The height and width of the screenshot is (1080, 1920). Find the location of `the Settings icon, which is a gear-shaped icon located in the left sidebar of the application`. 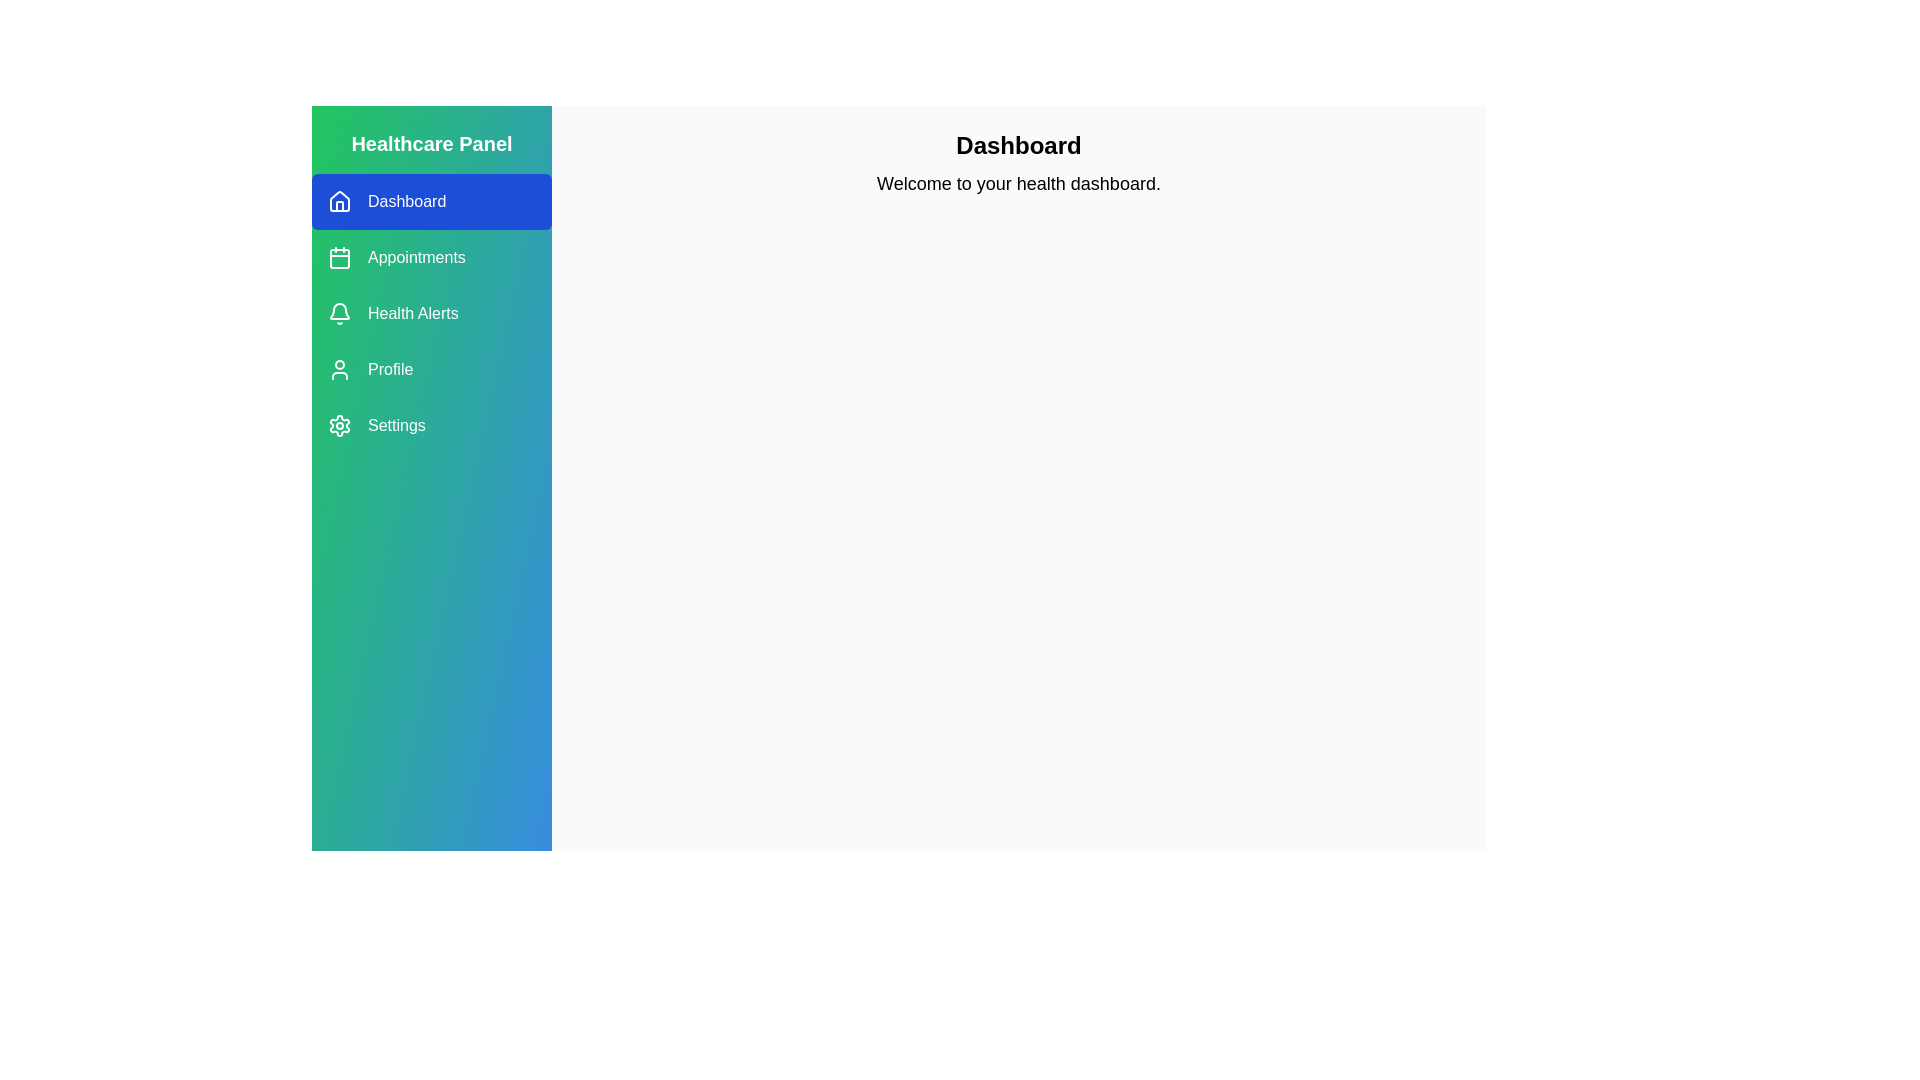

the Settings icon, which is a gear-shaped icon located in the left sidebar of the application is located at coordinates (340, 424).